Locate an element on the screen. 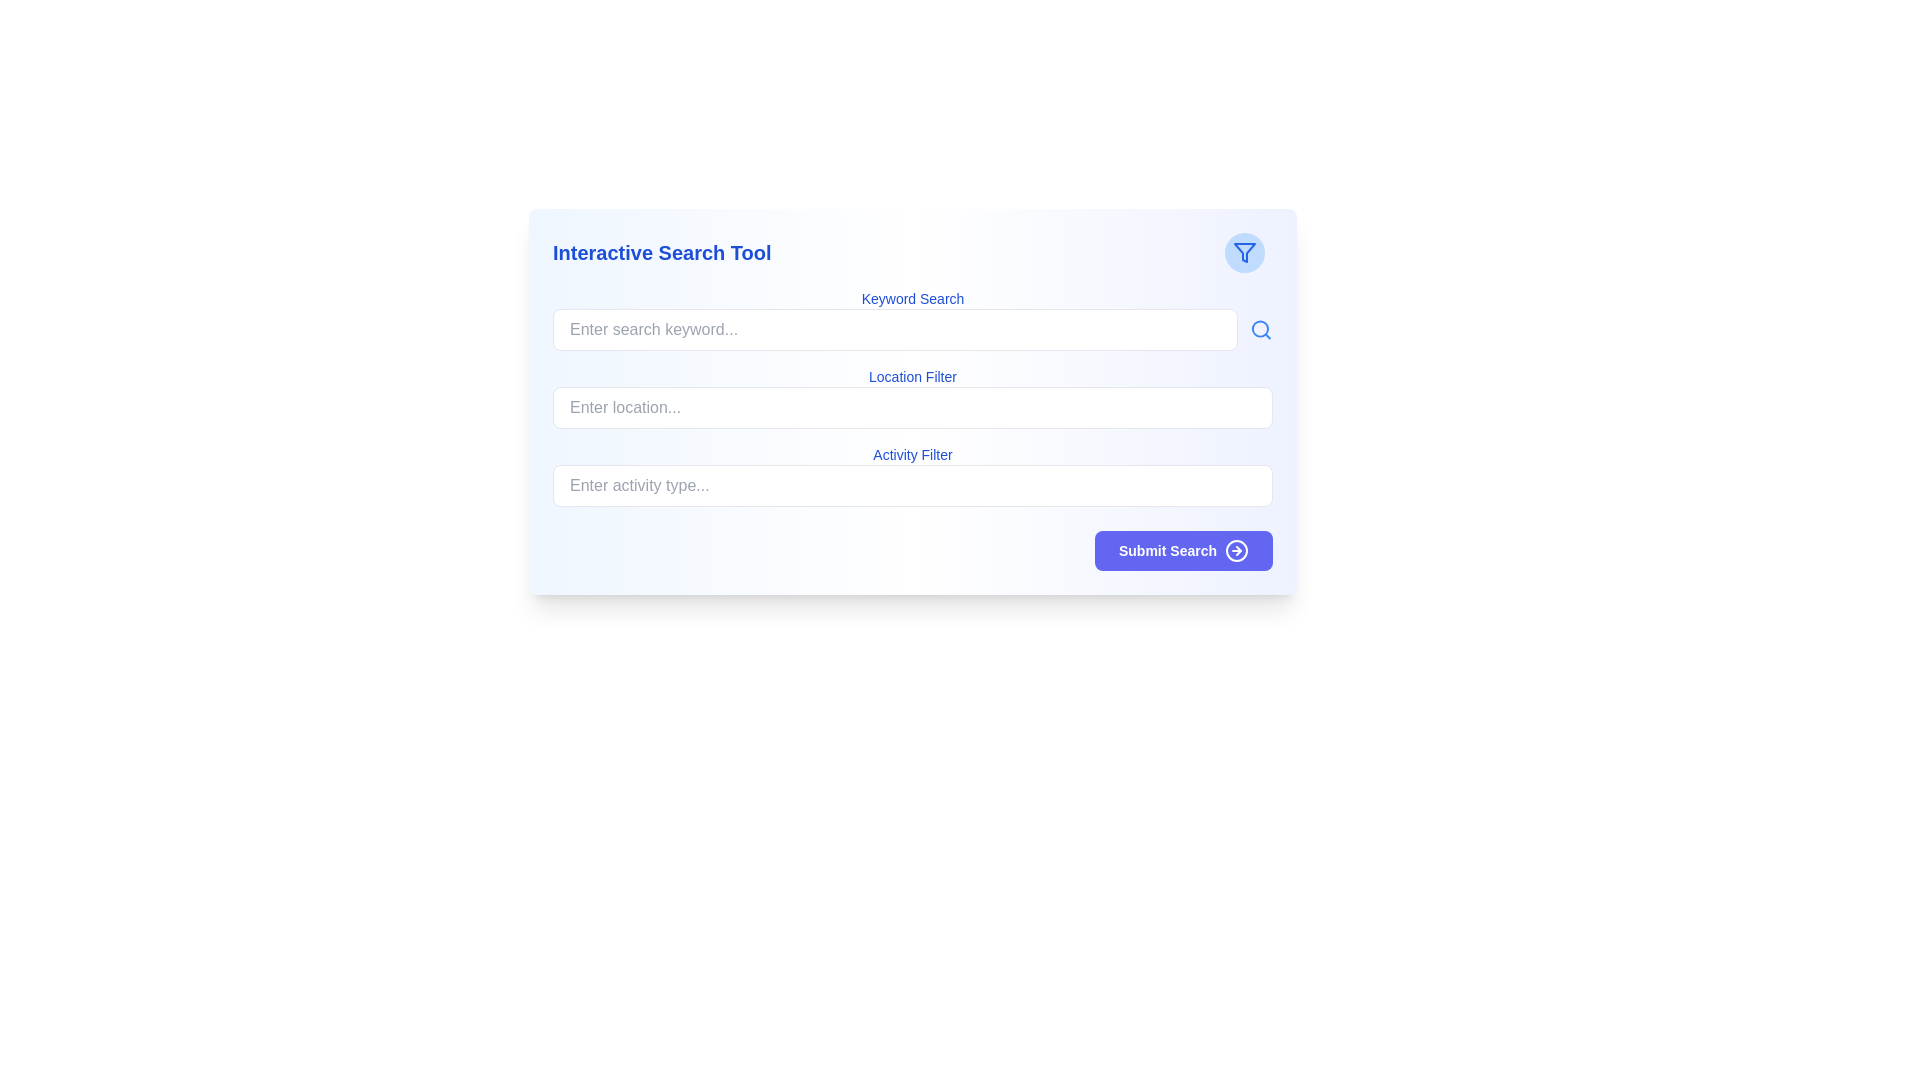 The image size is (1920, 1080). the 'Keyword Search' text label, which is styled in blue with medium weight and located above the input box for search keywords is located at coordinates (911, 299).